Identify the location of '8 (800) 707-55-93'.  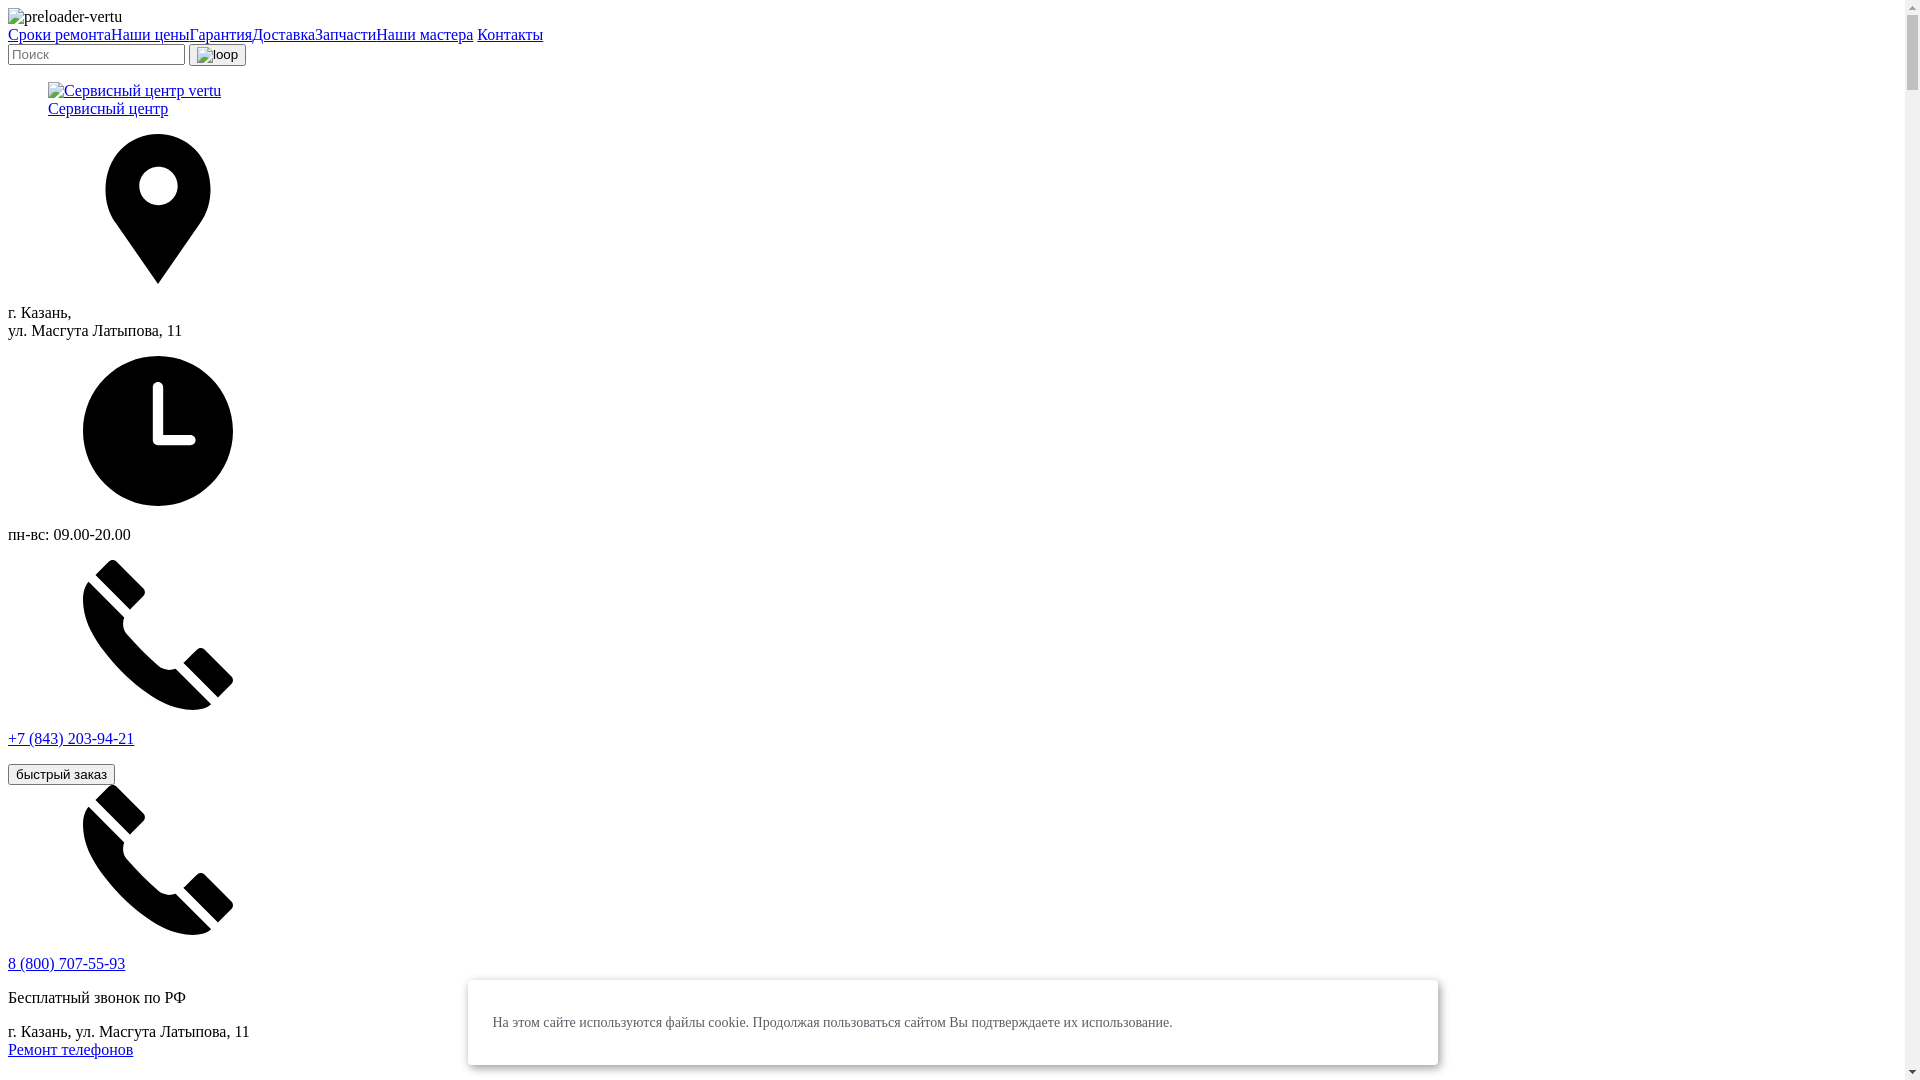
(66, 962).